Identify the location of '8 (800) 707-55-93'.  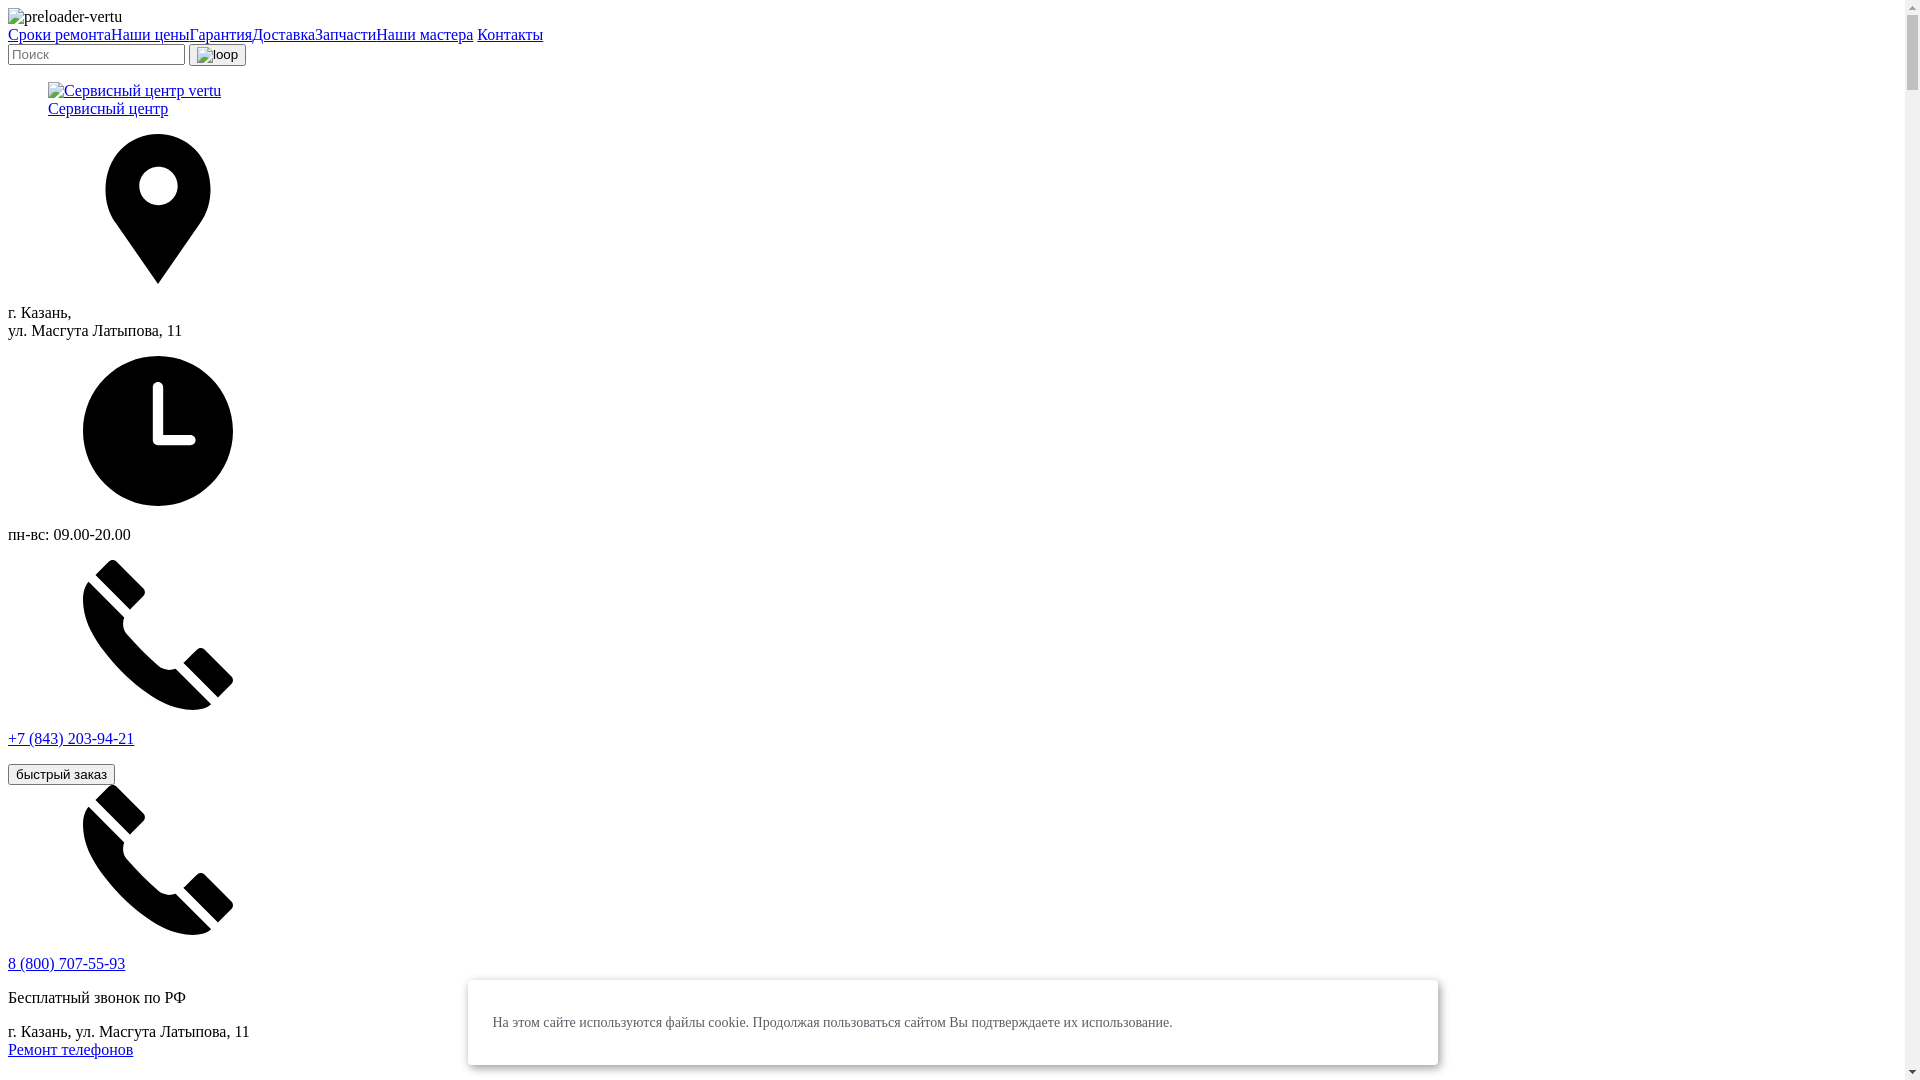
(66, 962).